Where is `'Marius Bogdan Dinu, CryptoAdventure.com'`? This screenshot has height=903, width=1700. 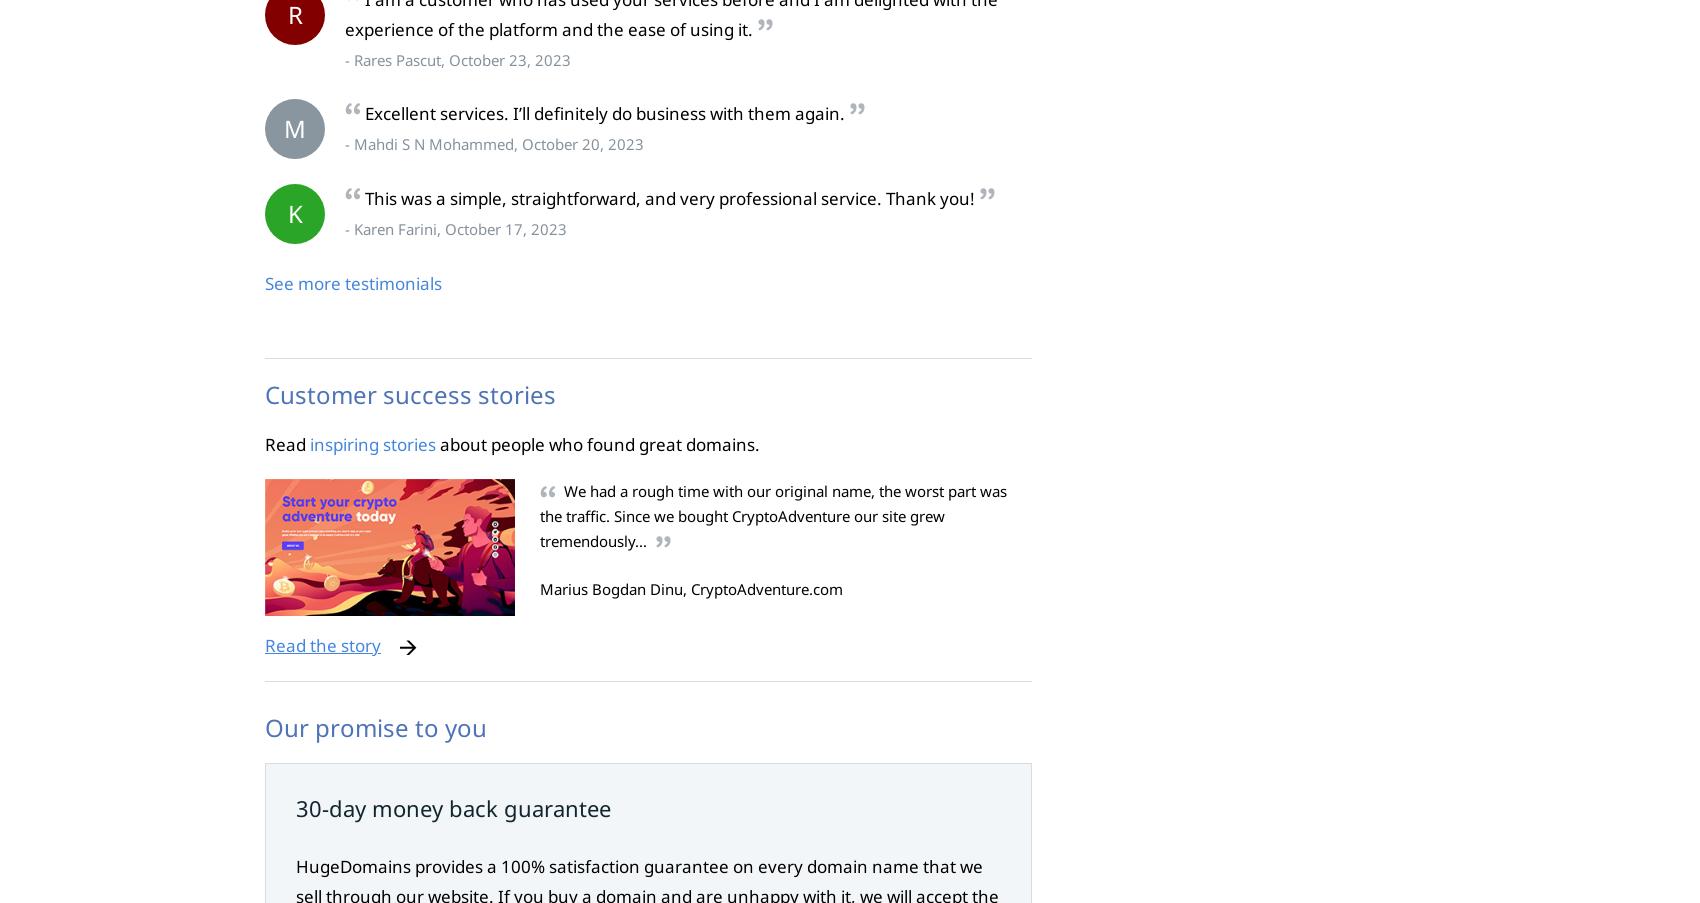
'Marius Bogdan Dinu, CryptoAdventure.com' is located at coordinates (691, 589).